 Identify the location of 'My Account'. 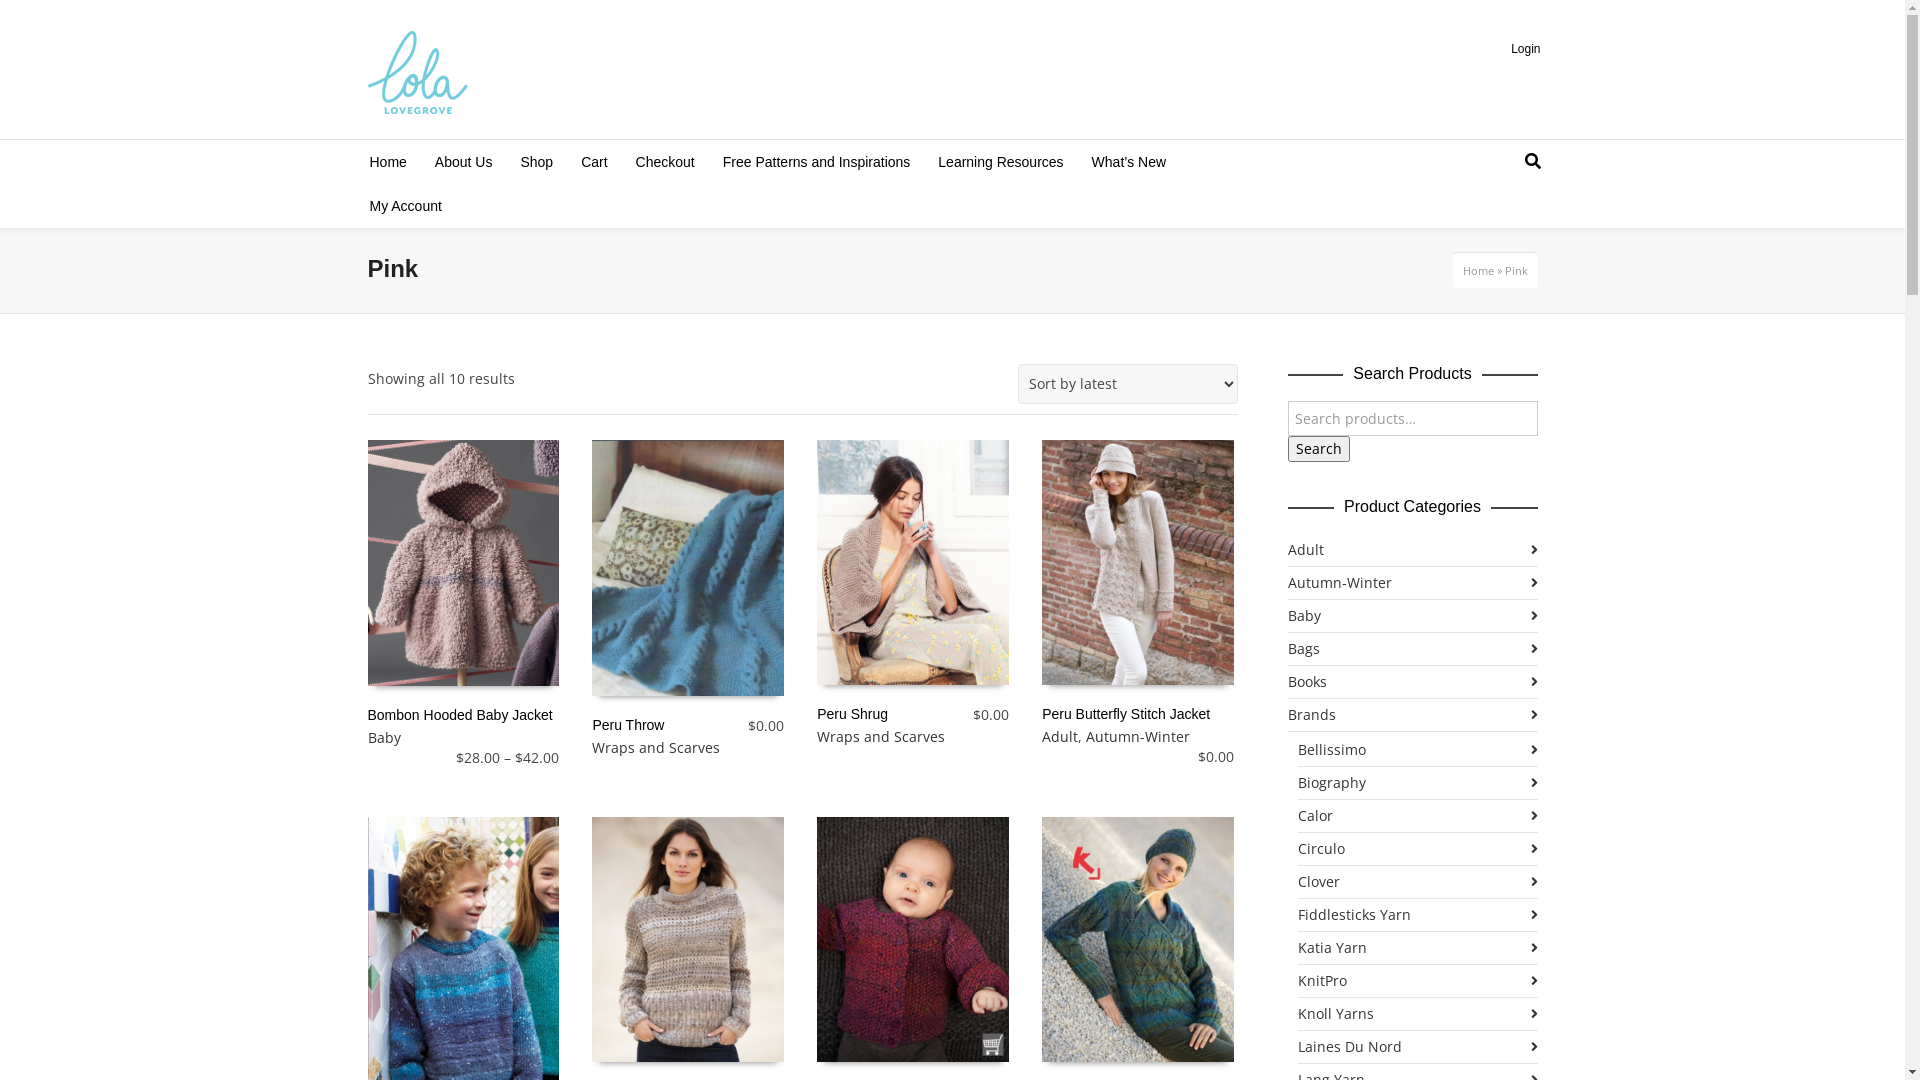
(405, 205).